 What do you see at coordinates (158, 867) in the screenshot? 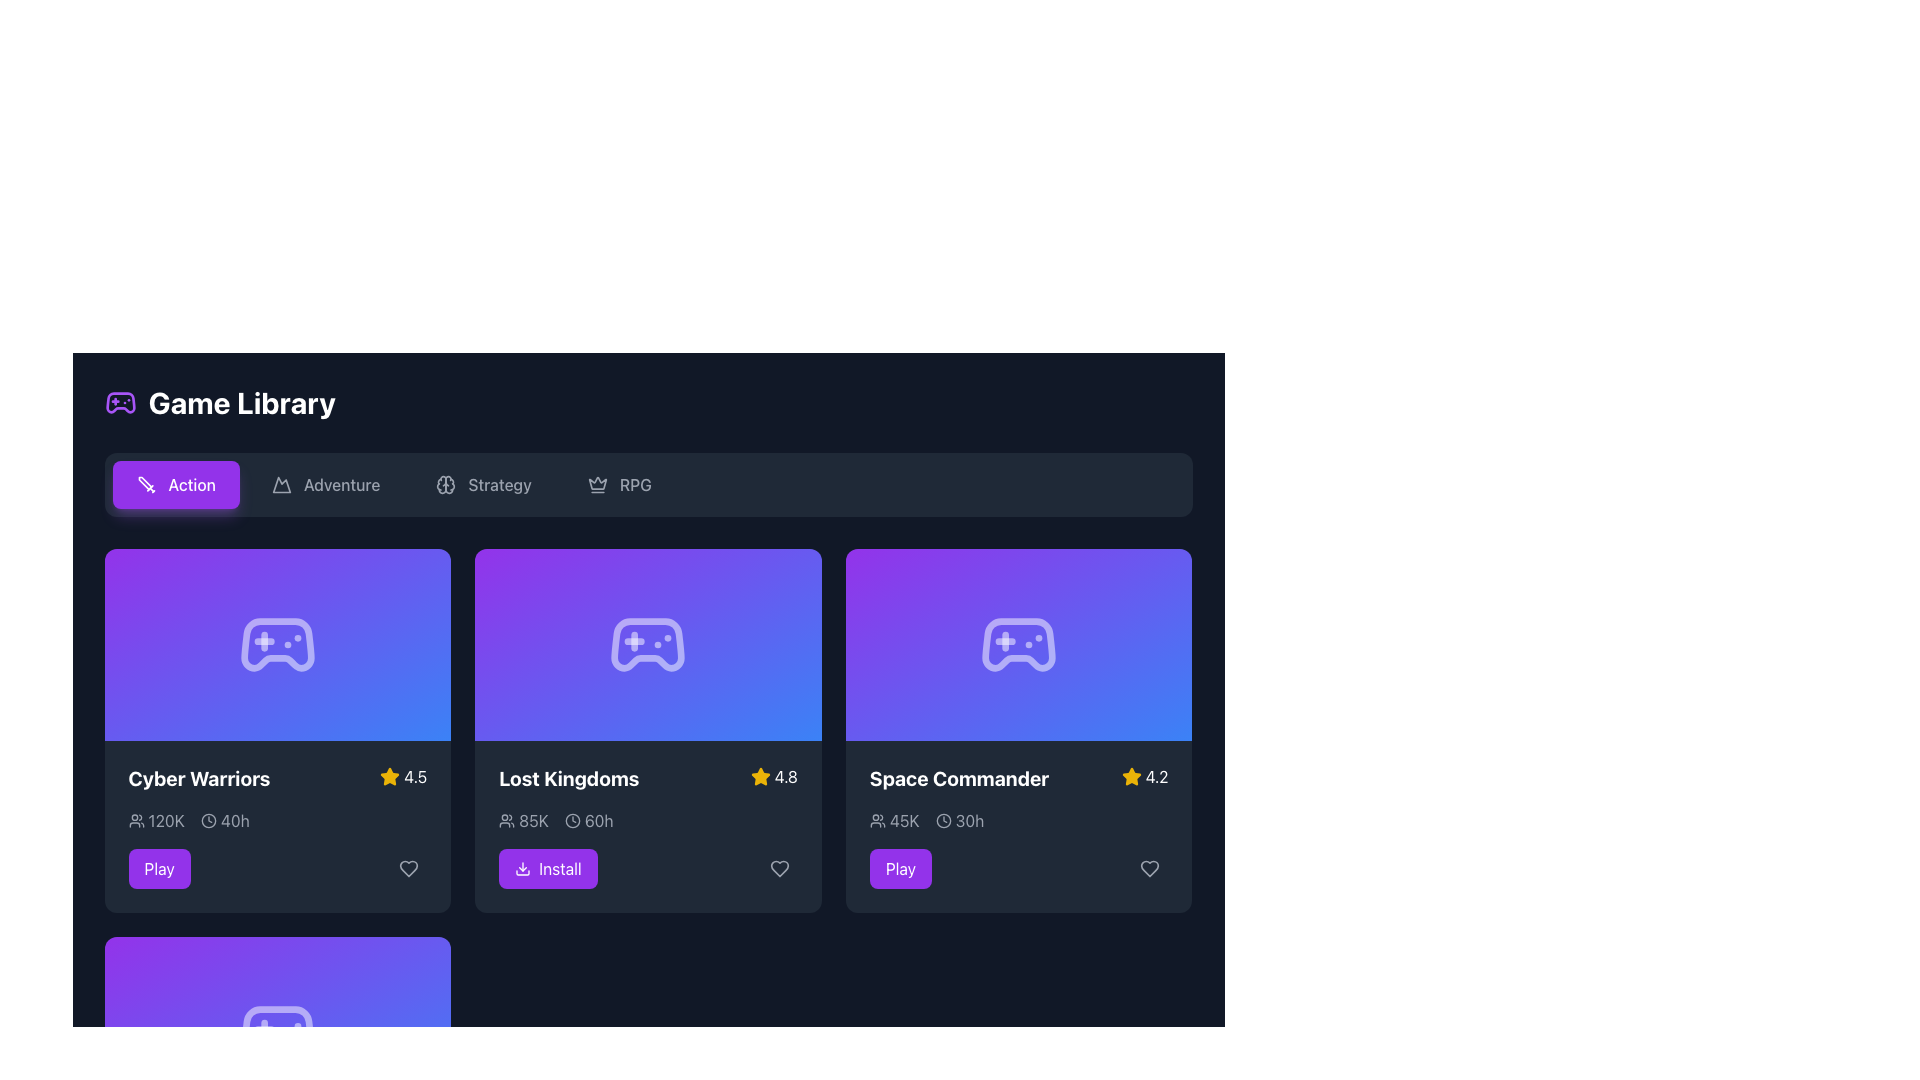
I see `the 'Play' button, which is a rectangular button with white text on a purple background, located at the bottom-left area of the 'Cyber Warriors' card` at bounding box center [158, 867].